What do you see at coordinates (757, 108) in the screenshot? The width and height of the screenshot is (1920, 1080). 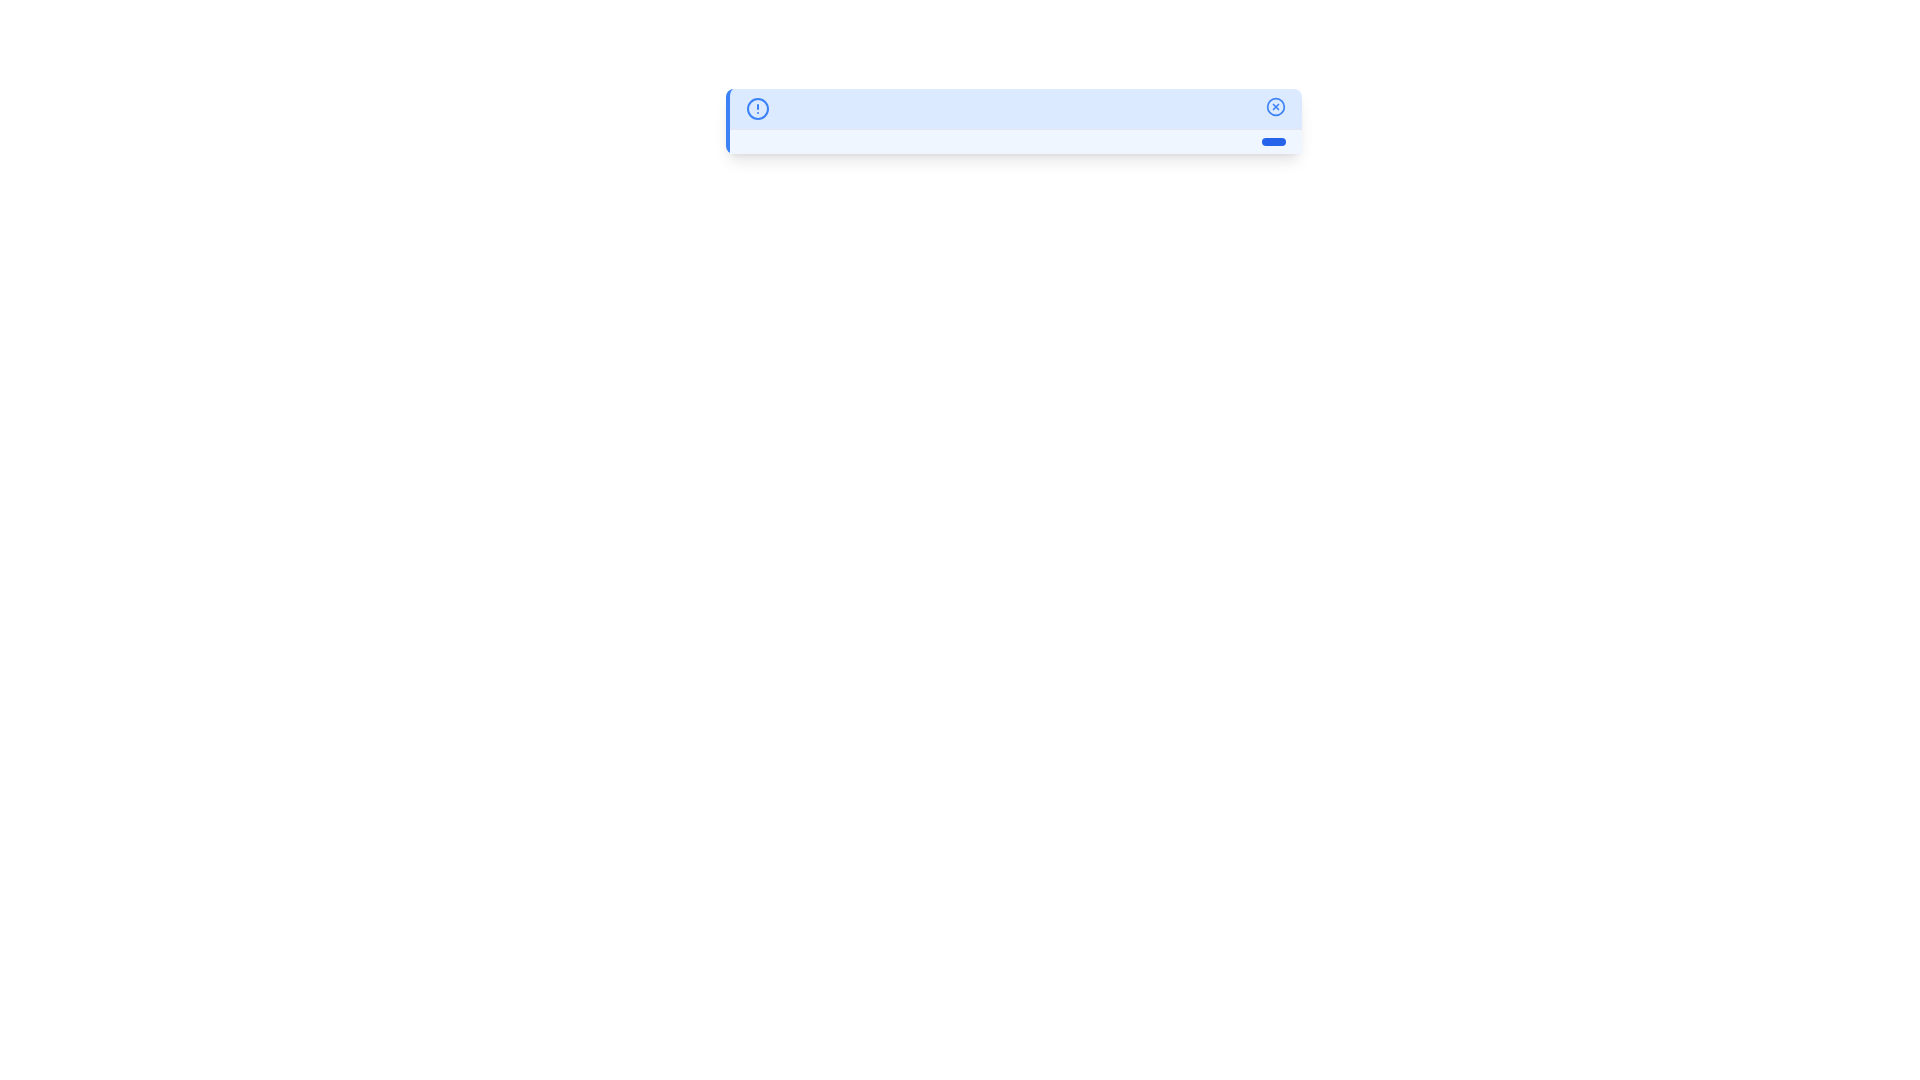 I see `the circular blue outlined alert icon located prominently on the left side of the bar for more details or actions` at bounding box center [757, 108].